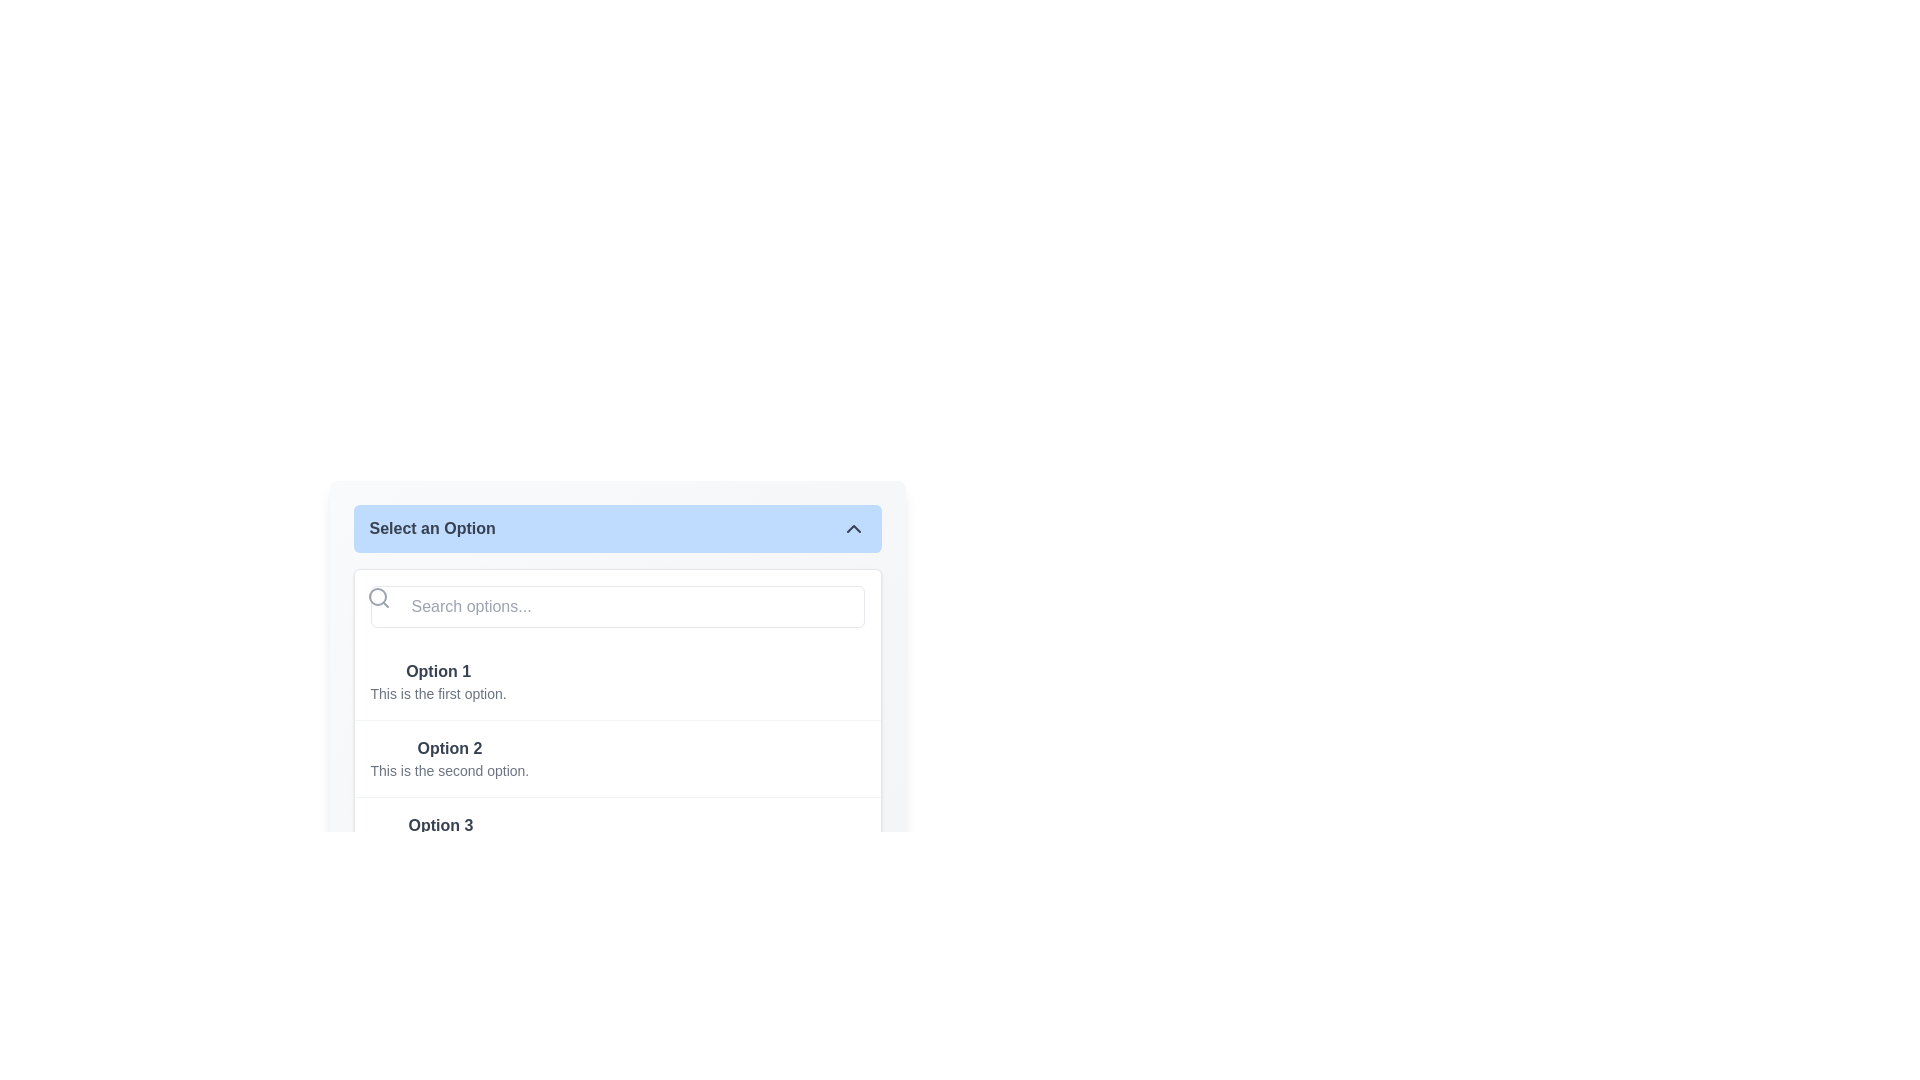 The width and height of the screenshot is (1920, 1080). Describe the element at coordinates (616, 835) in the screenshot. I see `the third option in the dropdown list, positioned below 'Option 2' and above 'Option 4'` at that location.